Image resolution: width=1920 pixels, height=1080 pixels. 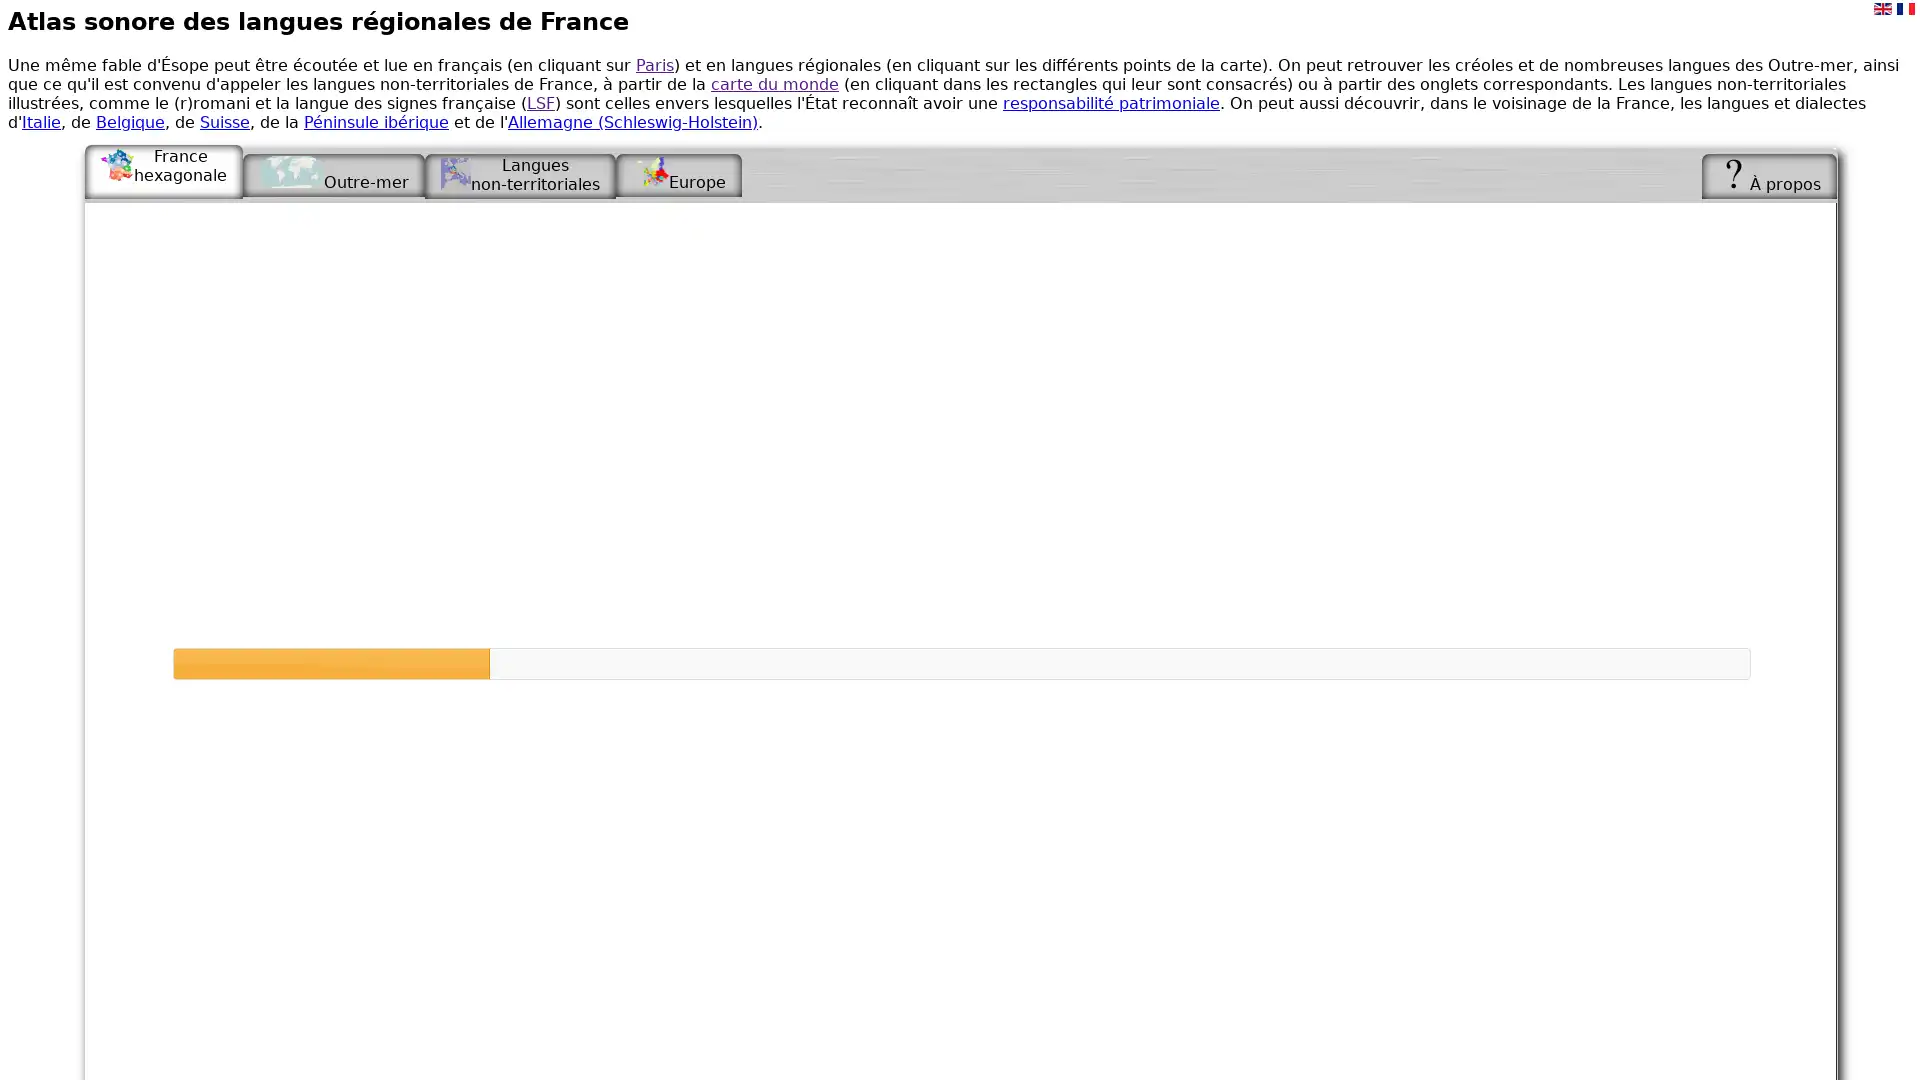 What do you see at coordinates (163, 169) in the screenshot?
I see `France hexagonale` at bounding box center [163, 169].